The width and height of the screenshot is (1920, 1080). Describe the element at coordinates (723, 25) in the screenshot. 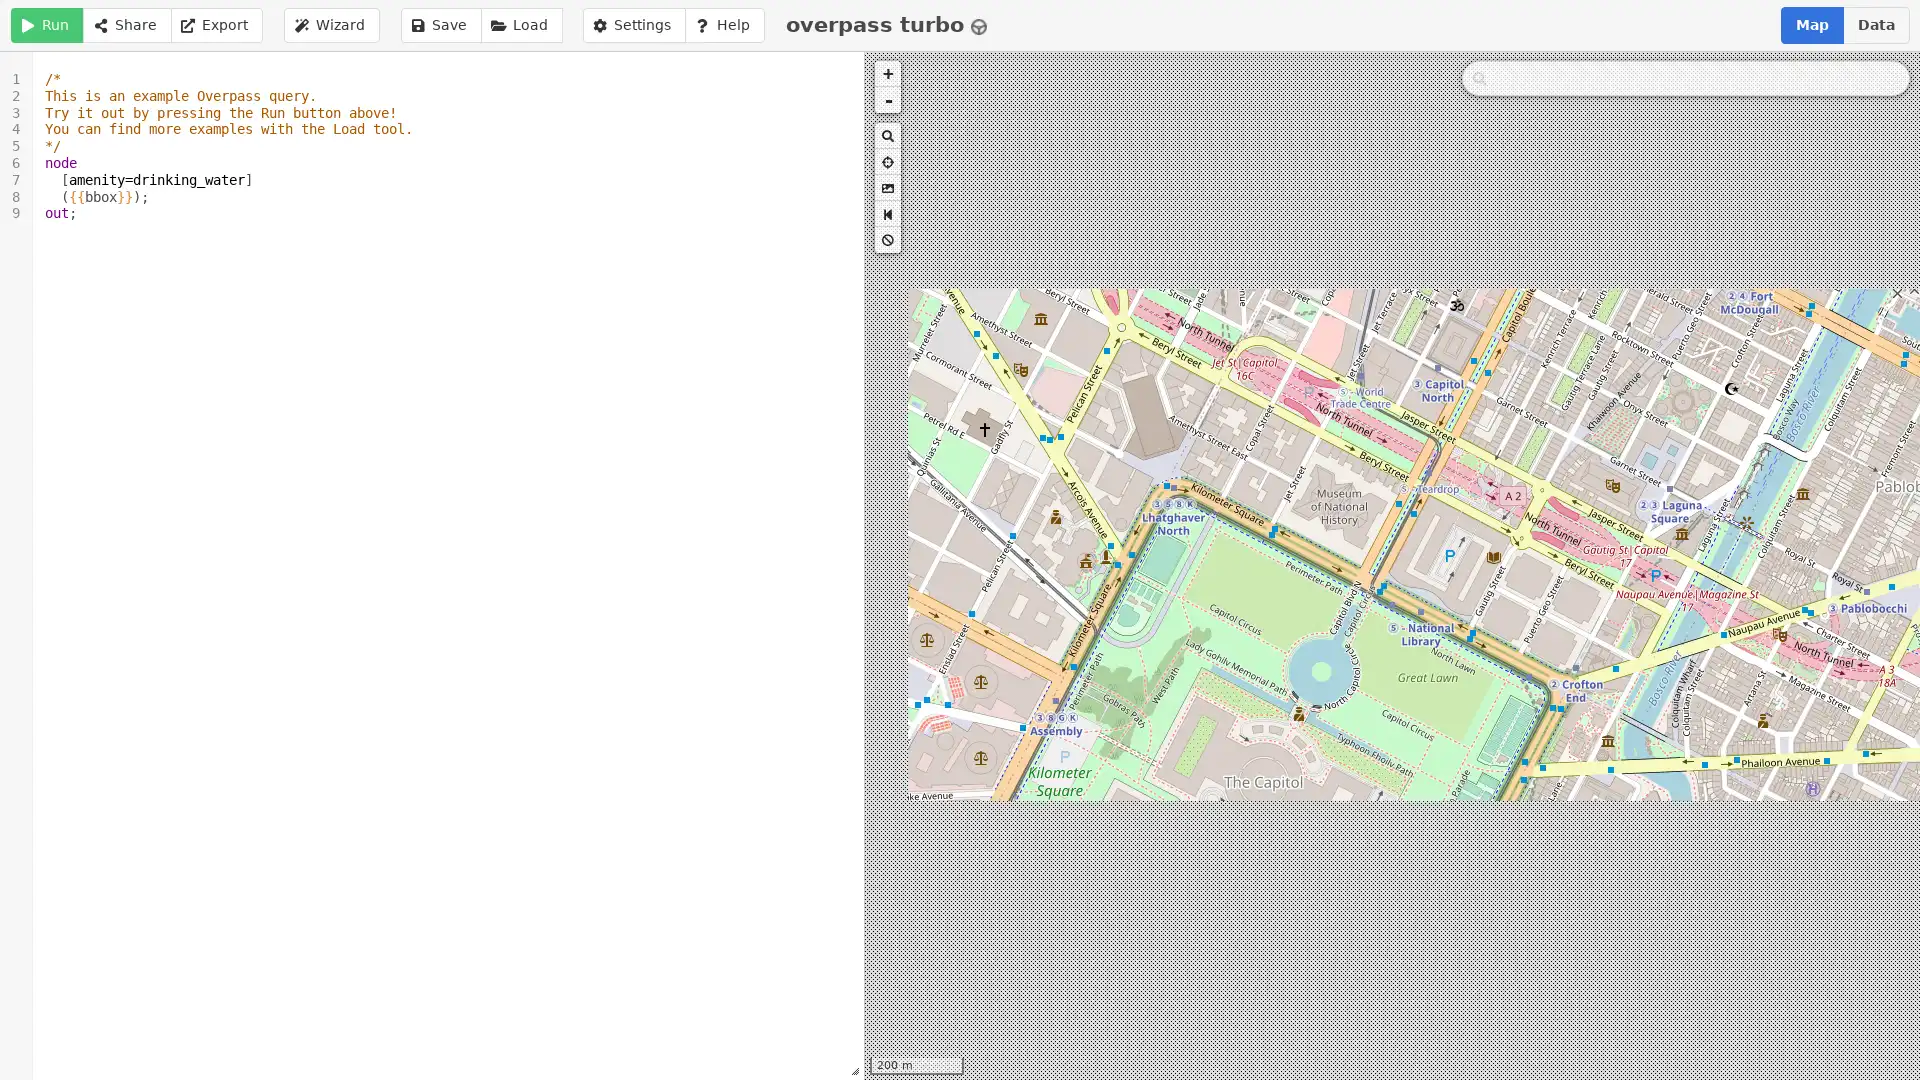

I see `Help` at that location.